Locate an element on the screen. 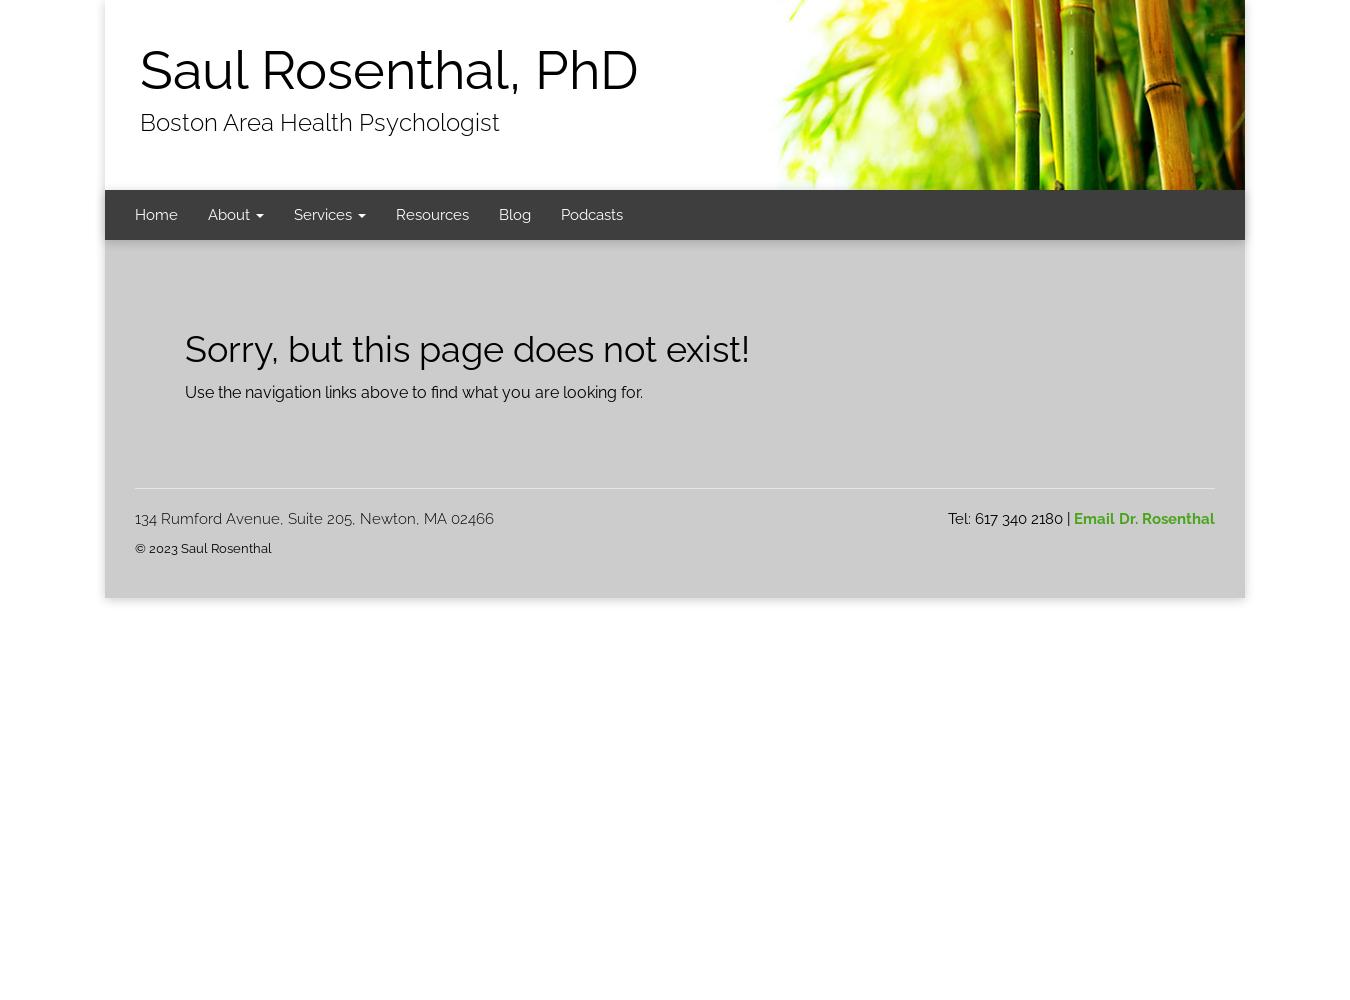 The image size is (1350, 1000). 'About' is located at coordinates (229, 214).